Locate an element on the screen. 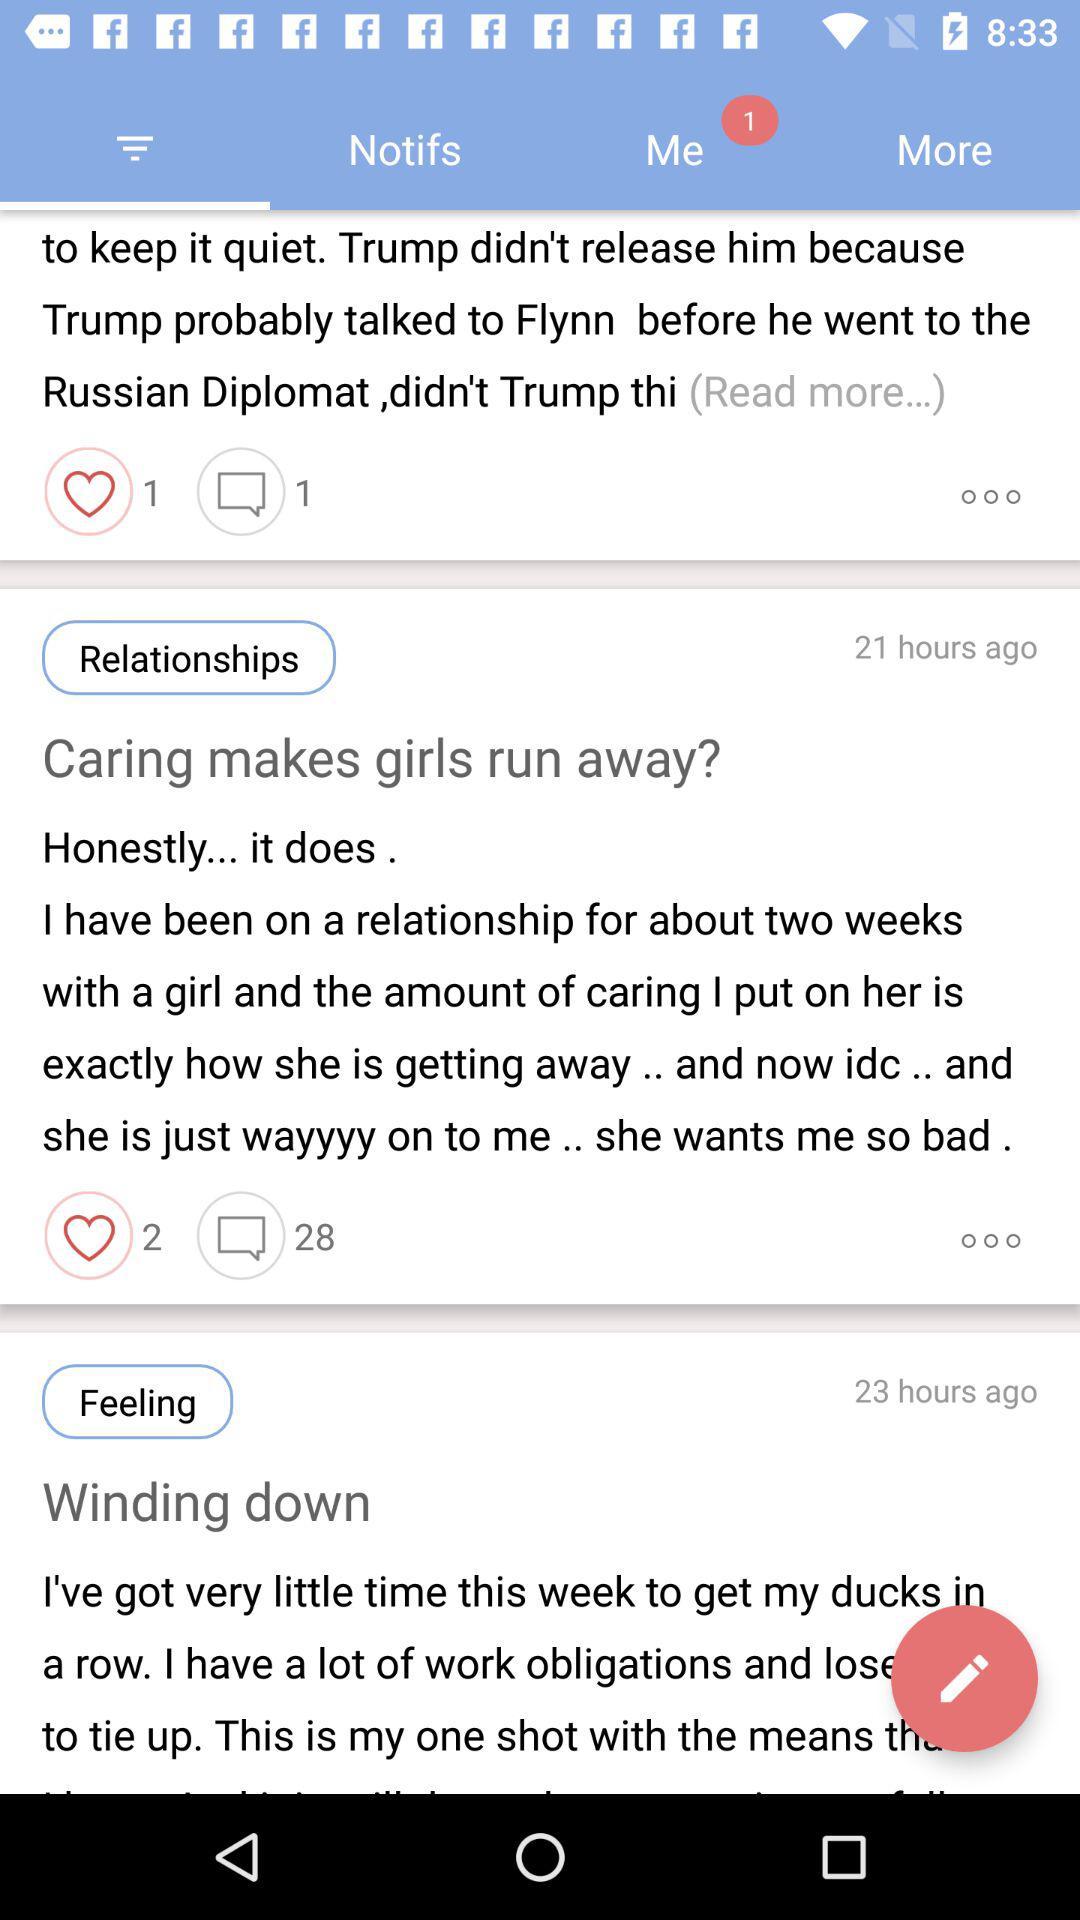 Image resolution: width=1080 pixels, height=1920 pixels. the edit icon is located at coordinates (963, 1678).